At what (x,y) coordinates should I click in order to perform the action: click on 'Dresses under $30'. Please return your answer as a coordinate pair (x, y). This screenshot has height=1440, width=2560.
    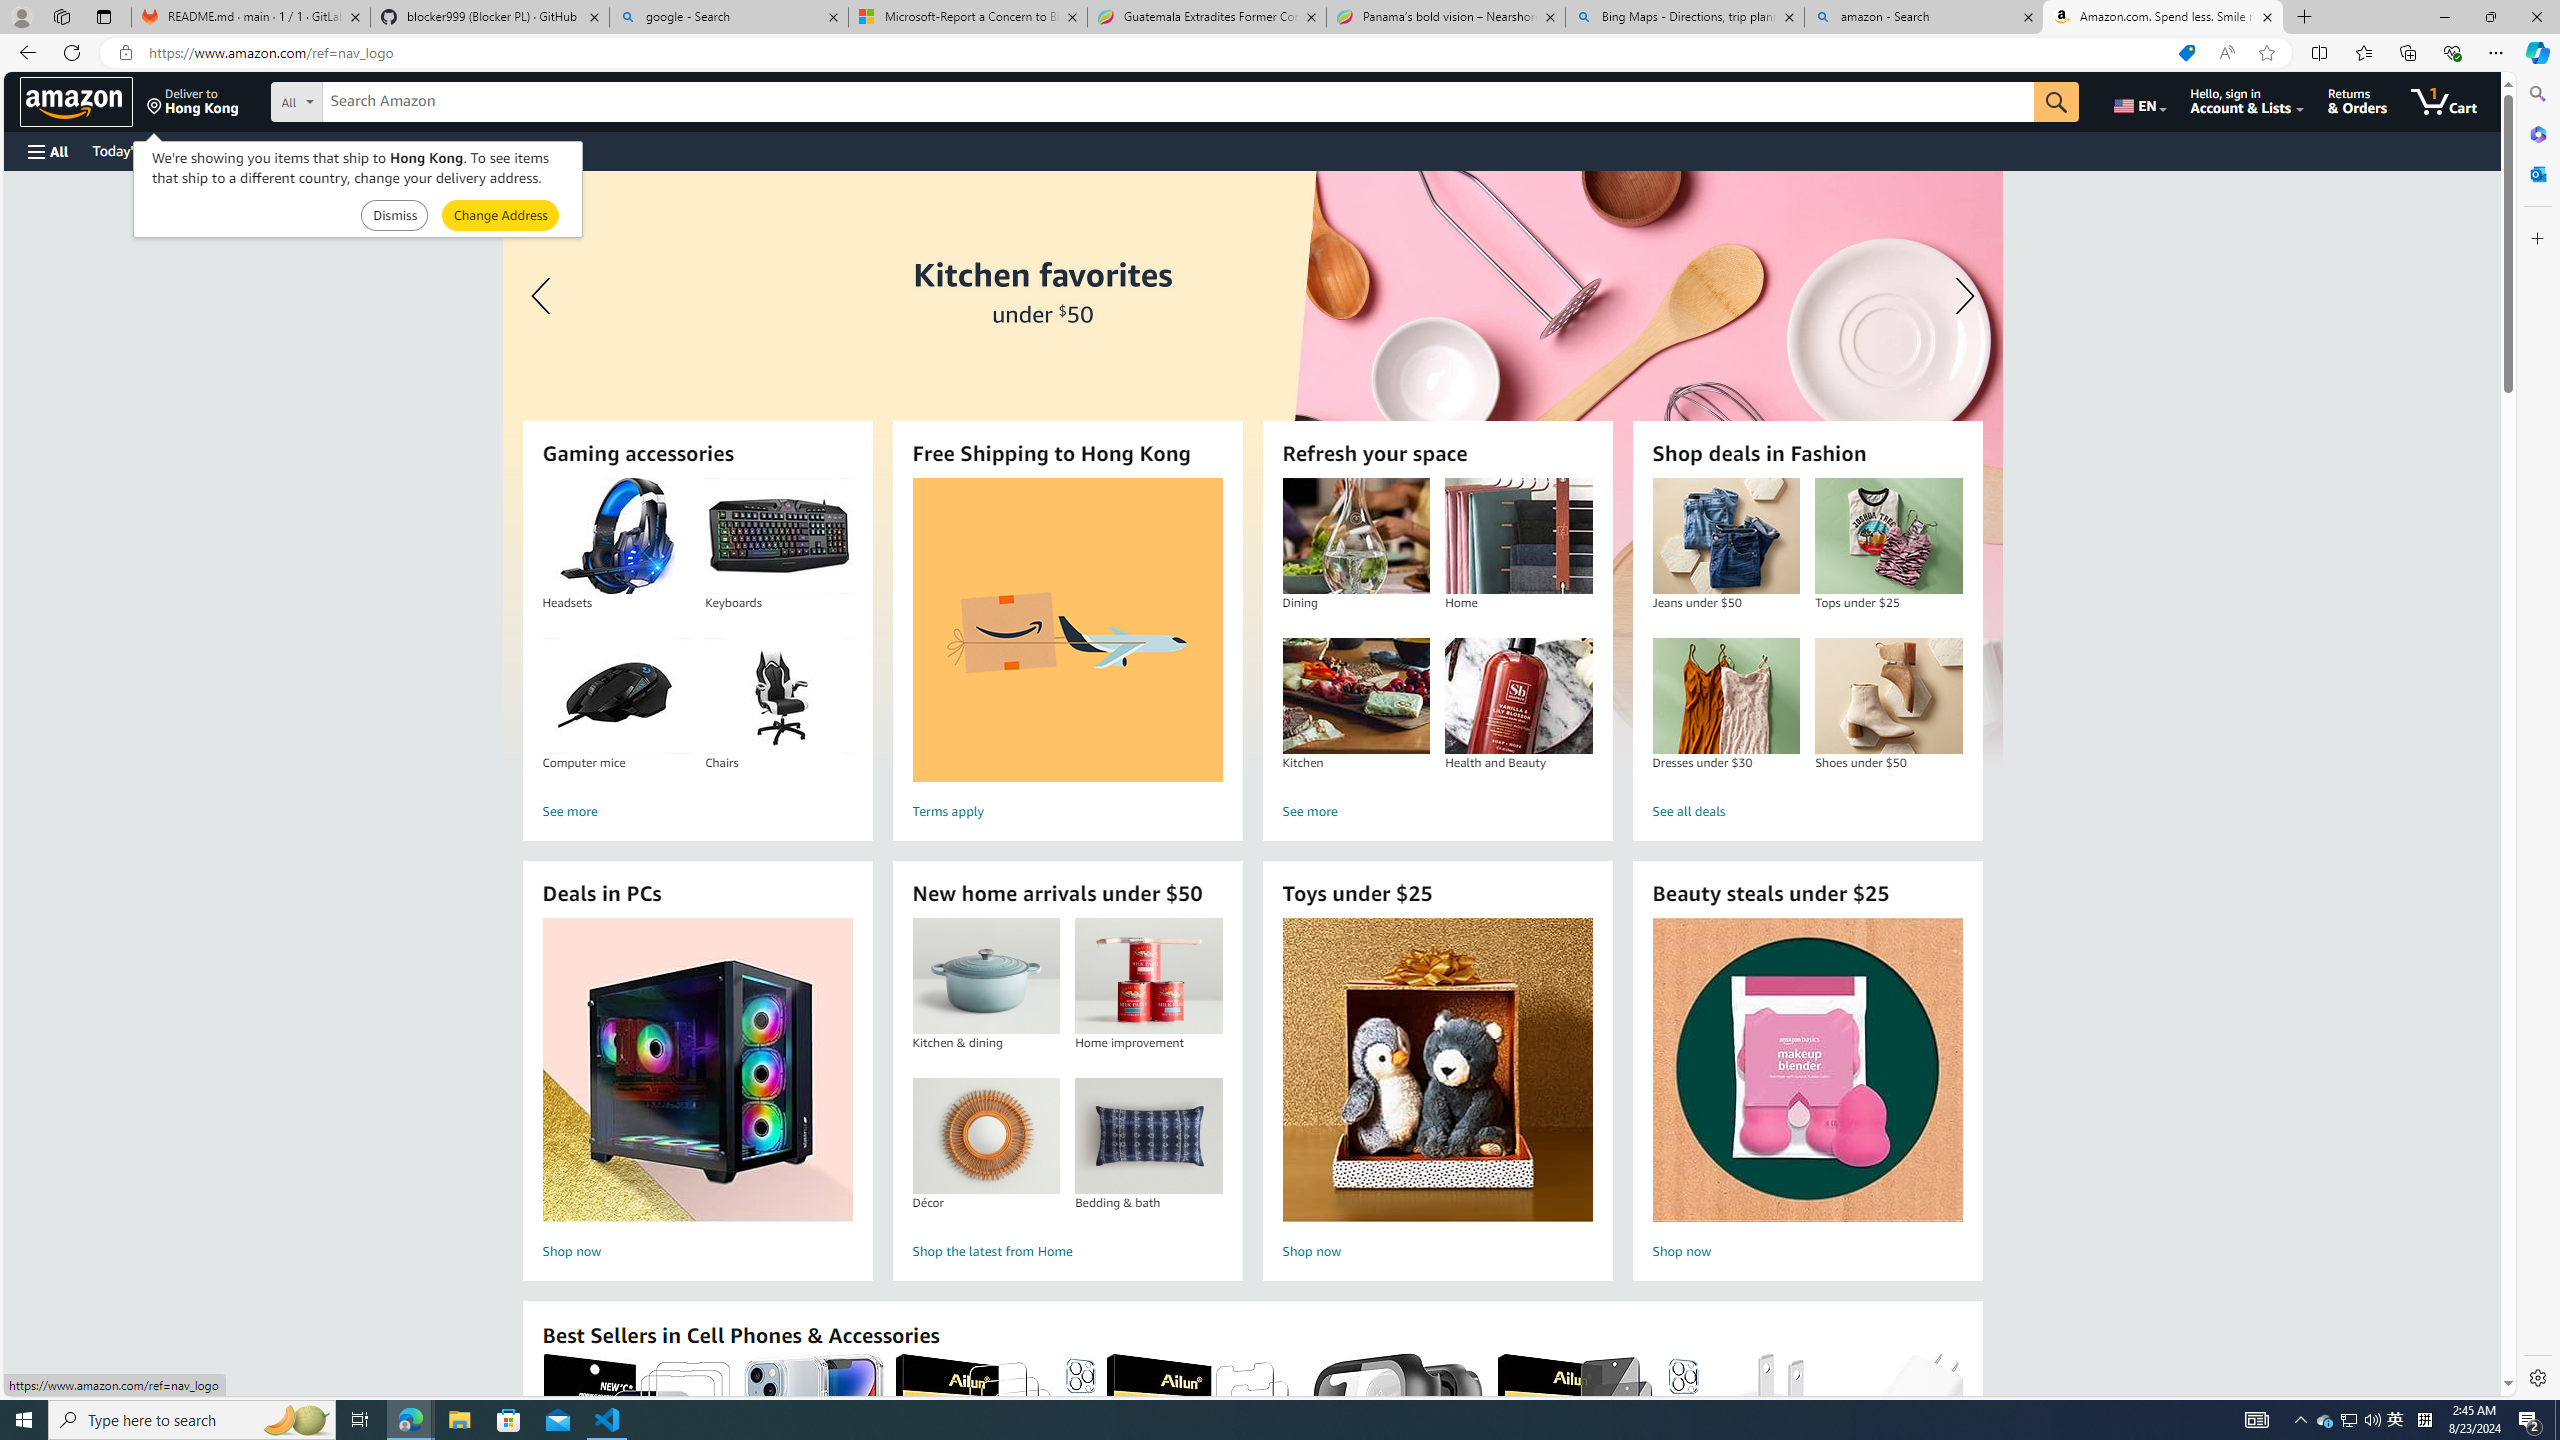
    Looking at the image, I should click on (1725, 696).